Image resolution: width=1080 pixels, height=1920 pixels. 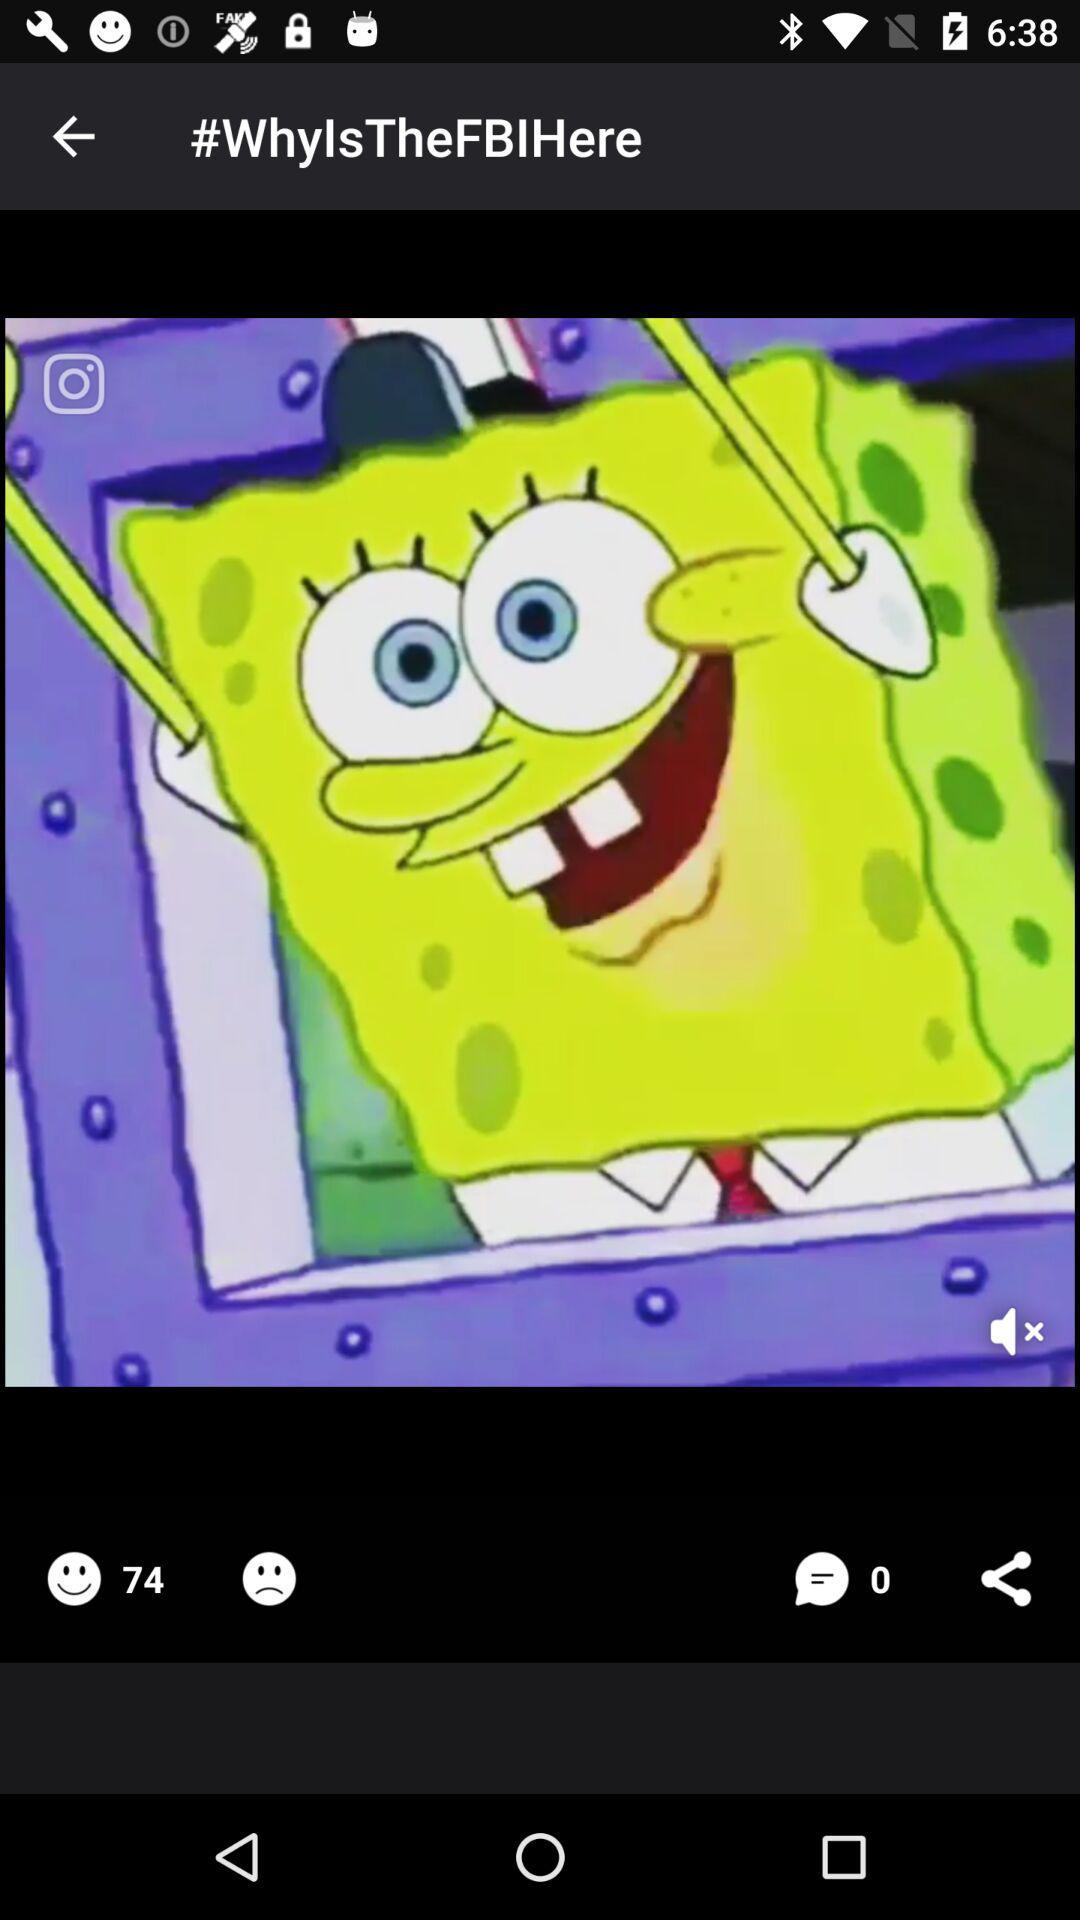 What do you see at coordinates (990, 1305) in the screenshot?
I see `the volume icon` at bounding box center [990, 1305].